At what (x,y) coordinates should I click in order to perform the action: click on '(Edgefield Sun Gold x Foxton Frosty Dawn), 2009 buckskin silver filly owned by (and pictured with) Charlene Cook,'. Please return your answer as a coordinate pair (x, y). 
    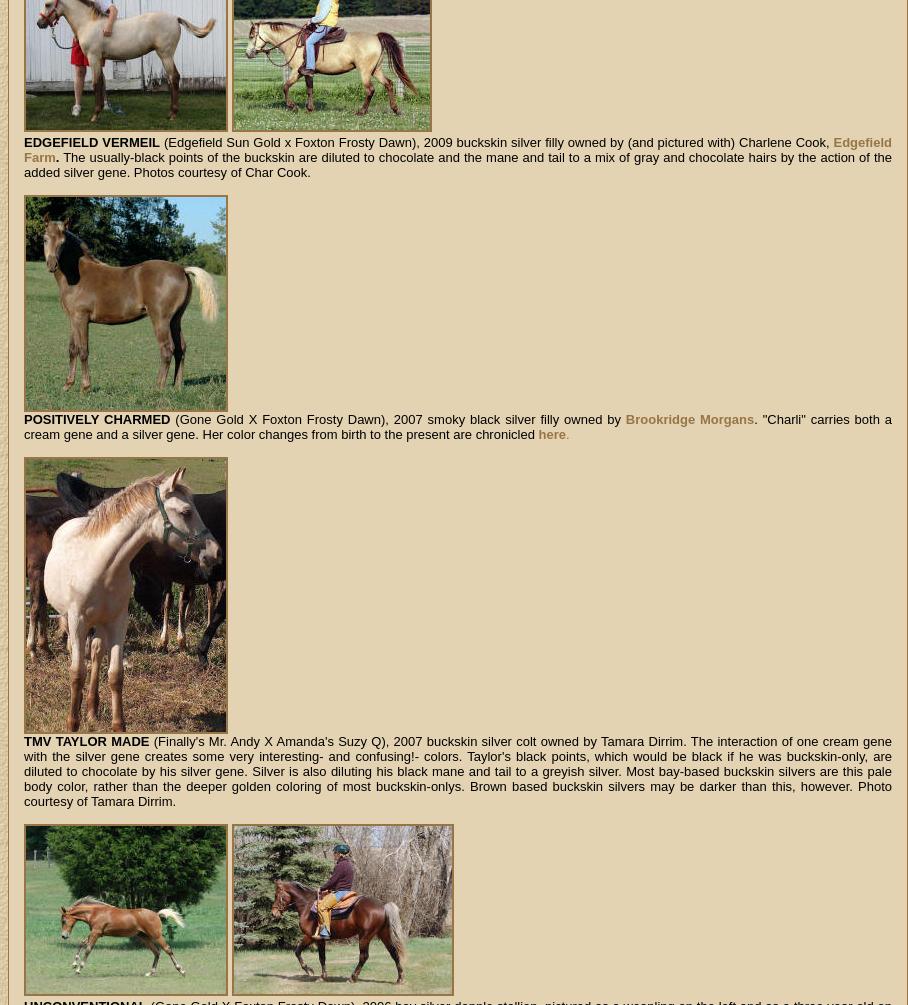
    Looking at the image, I should click on (496, 142).